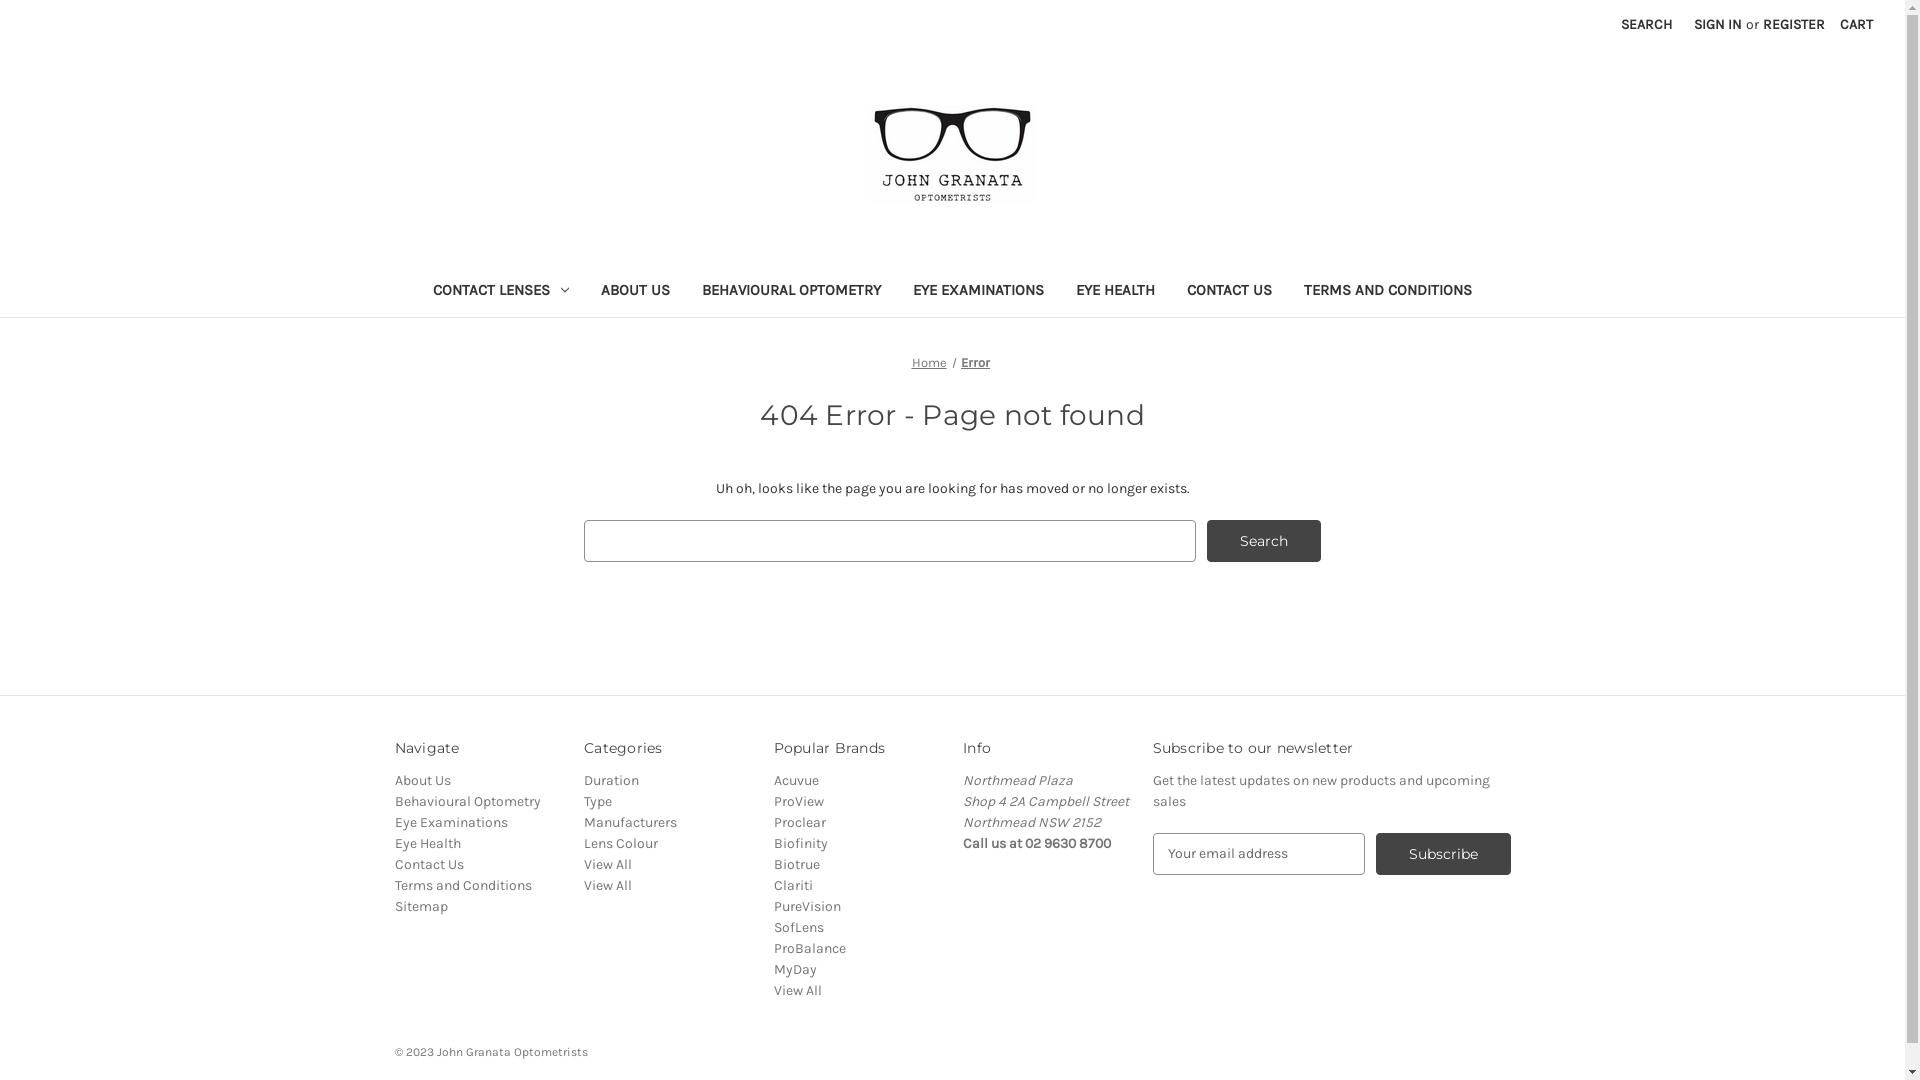  Describe the element at coordinates (928, 362) in the screenshot. I see `'Home'` at that location.